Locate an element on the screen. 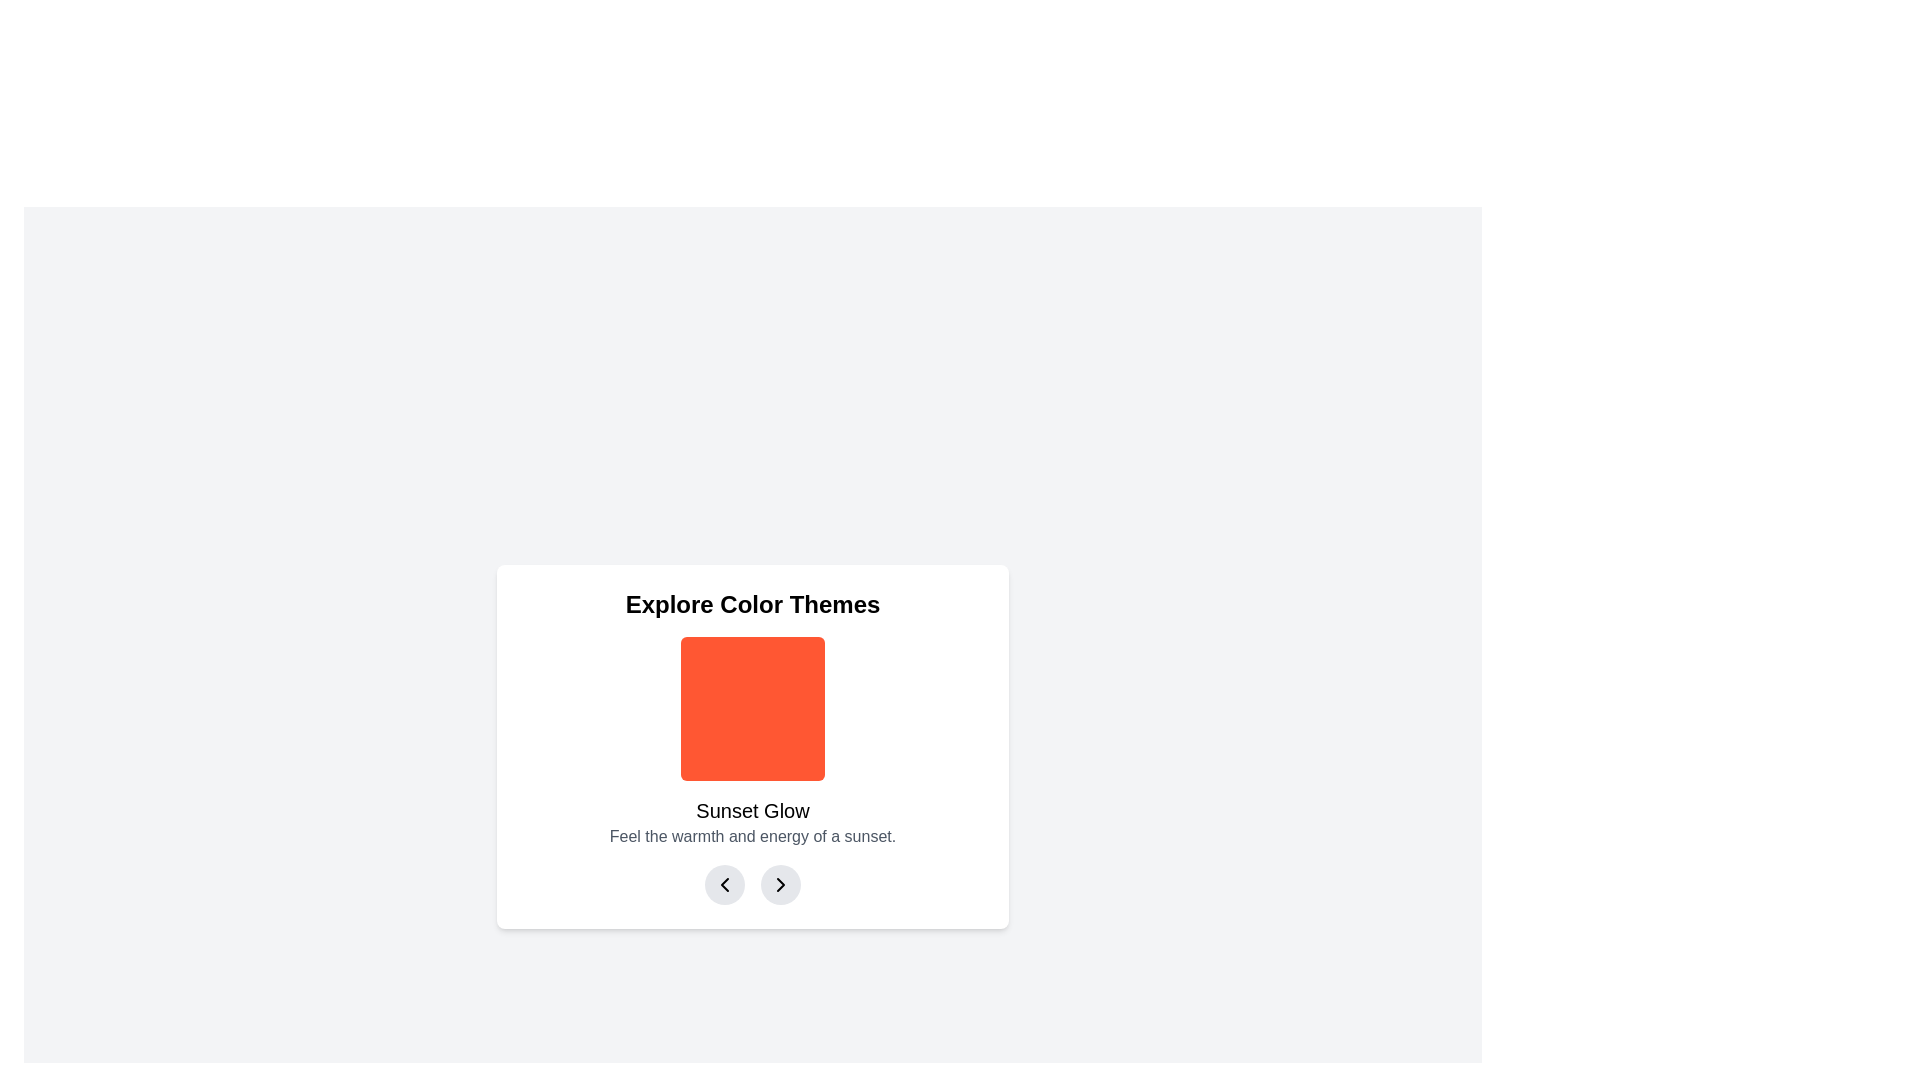  the circular button with a gray background and a right-facing chevron arrow to trigger its hover effect is located at coordinates (780, 883).